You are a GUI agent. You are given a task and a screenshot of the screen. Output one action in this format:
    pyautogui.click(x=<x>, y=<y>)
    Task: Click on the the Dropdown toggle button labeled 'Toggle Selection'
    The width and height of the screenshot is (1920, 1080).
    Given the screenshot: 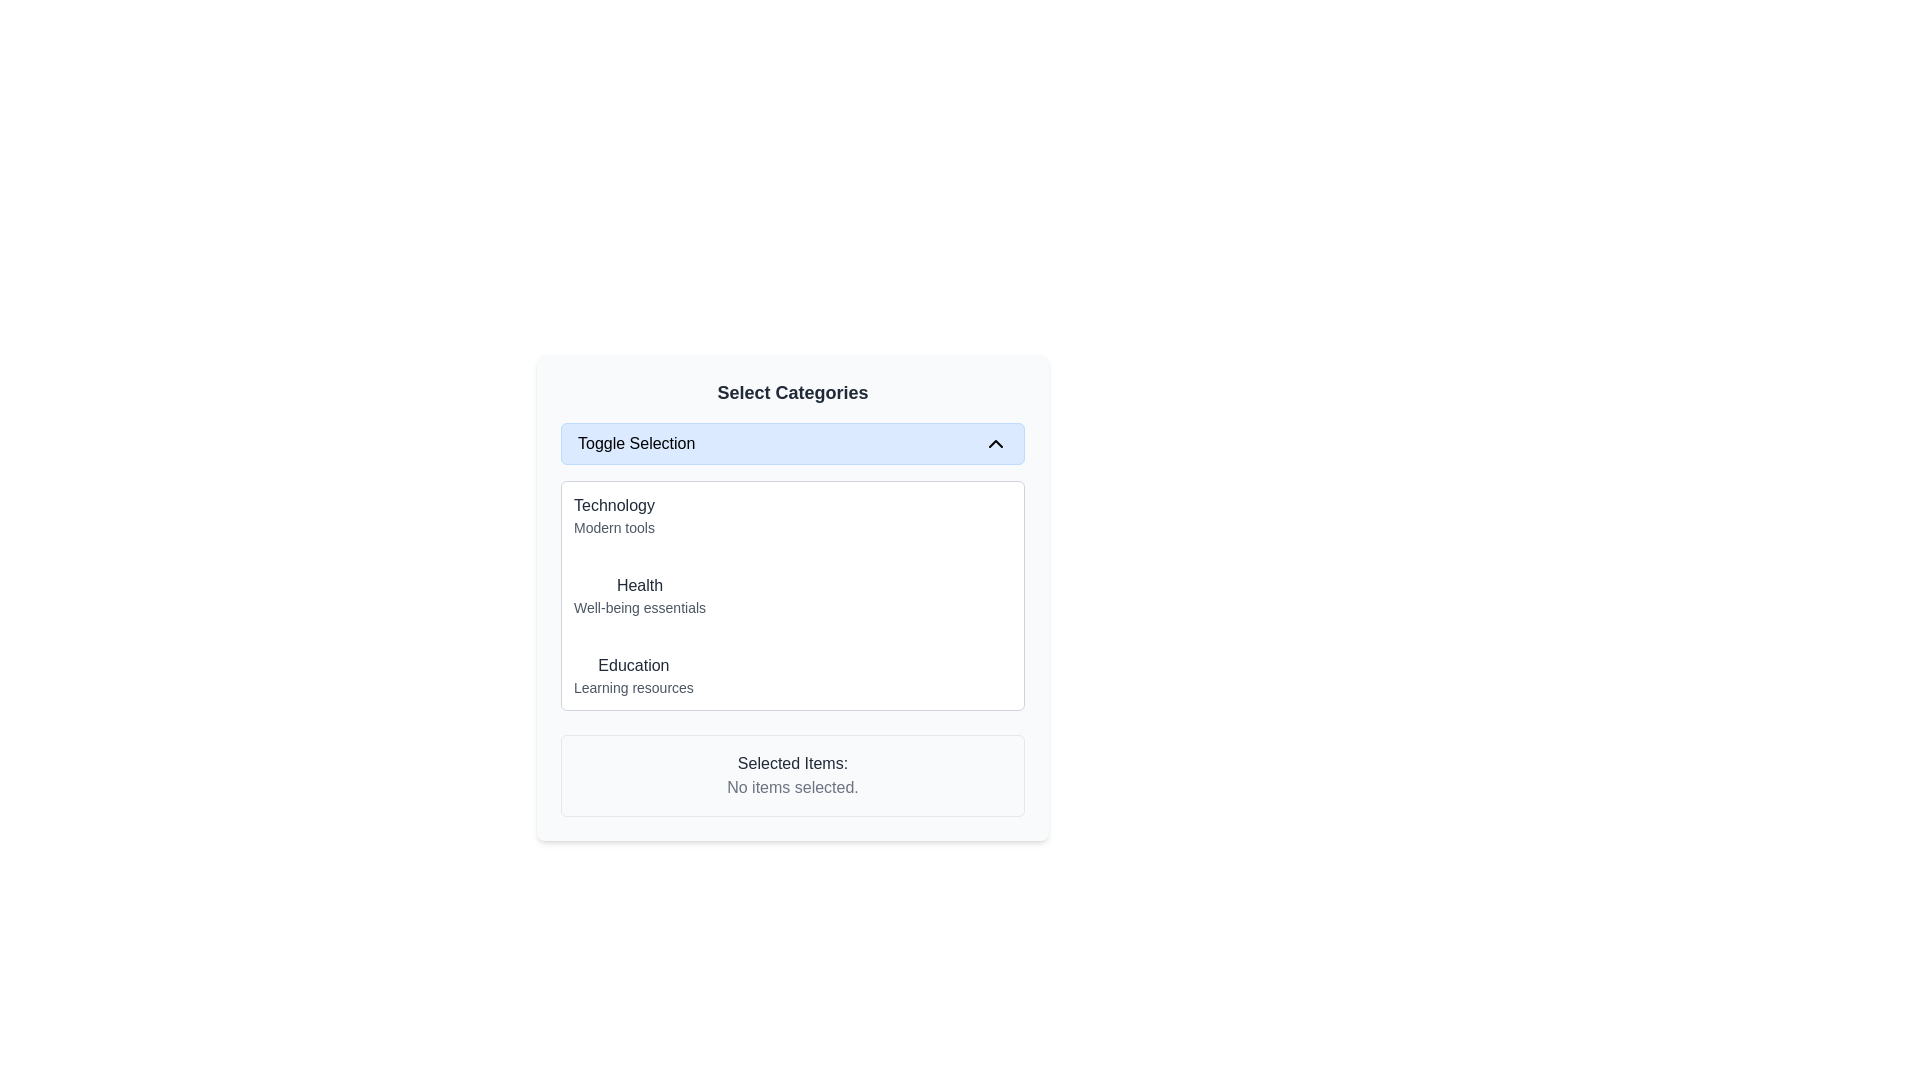 What is the action you would take?
    pyautogui.click(x=791, y=442)
    